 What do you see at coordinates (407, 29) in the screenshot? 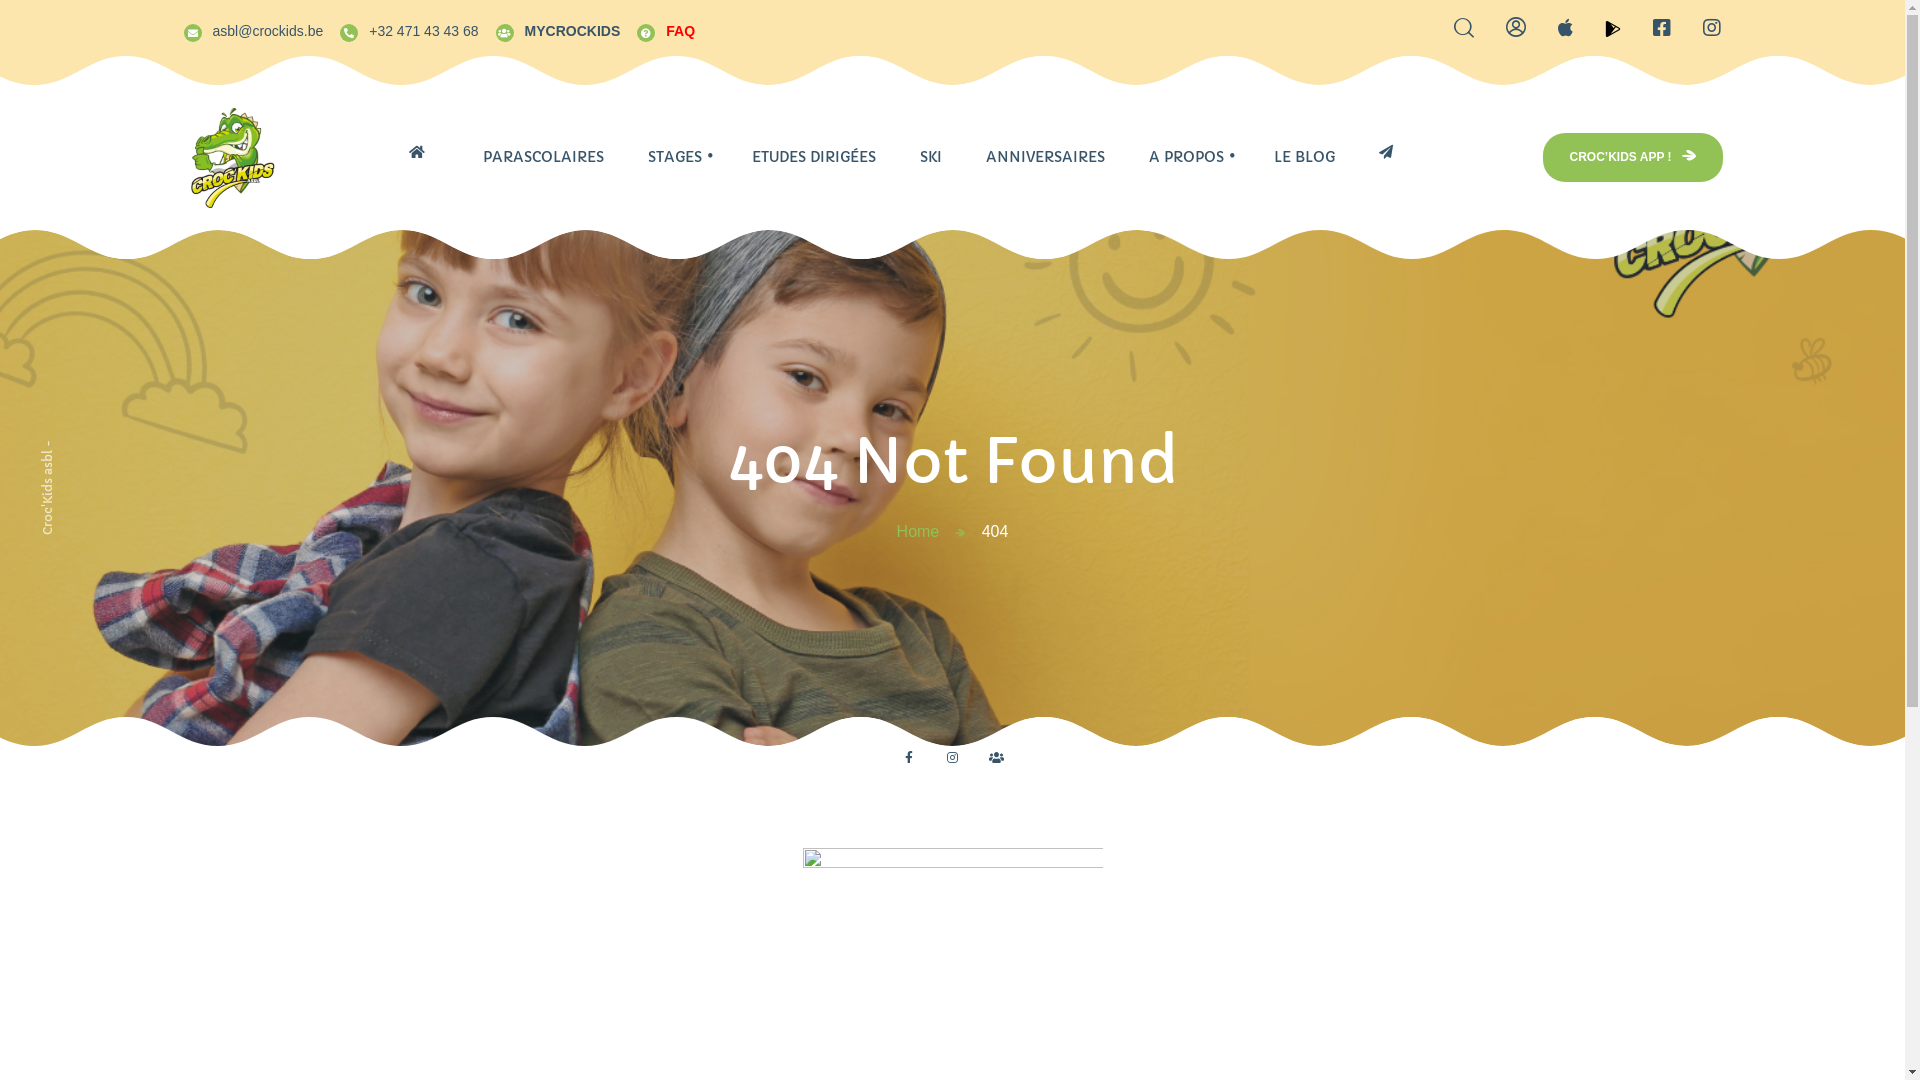
I see `'+32 471 43 43 68'` at bounding box center [407, 29].